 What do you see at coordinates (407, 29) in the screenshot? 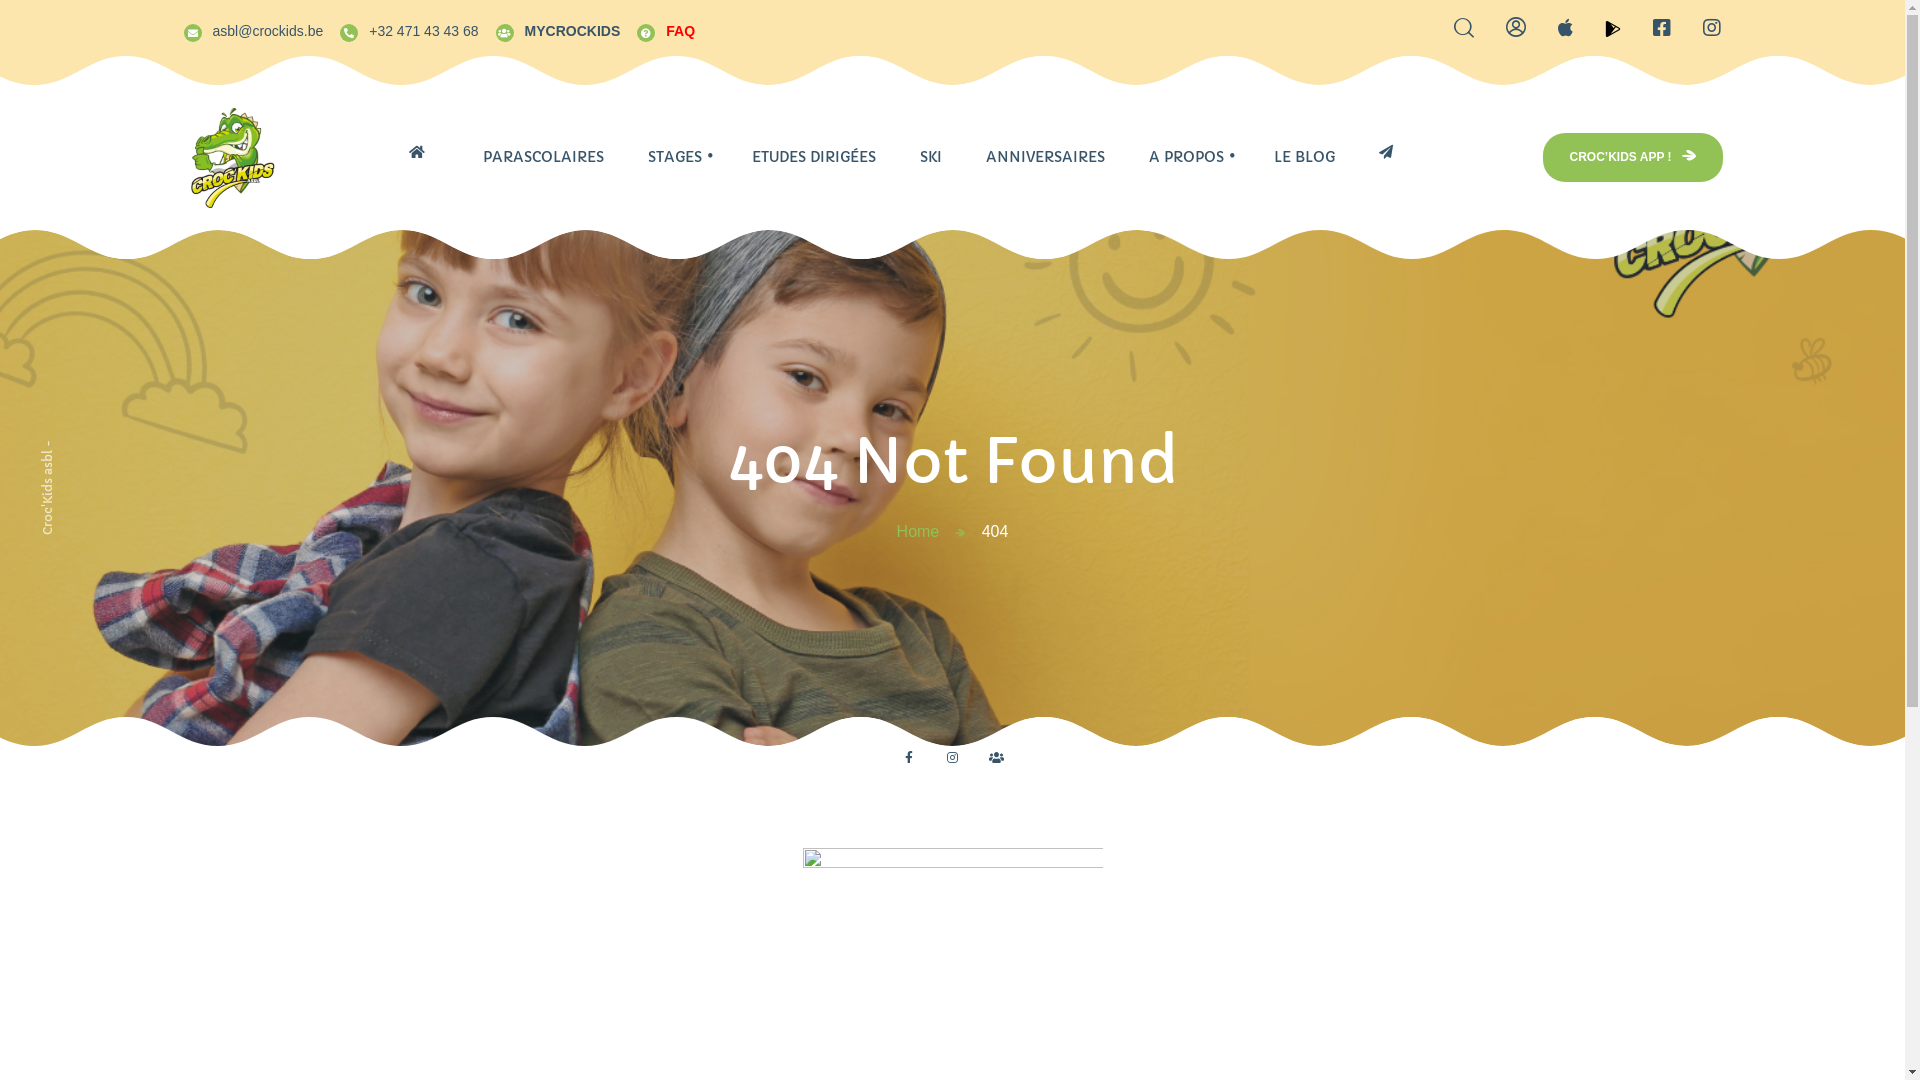
I see `'+32 471 43 43 68'` at bounding box center [407, 29].